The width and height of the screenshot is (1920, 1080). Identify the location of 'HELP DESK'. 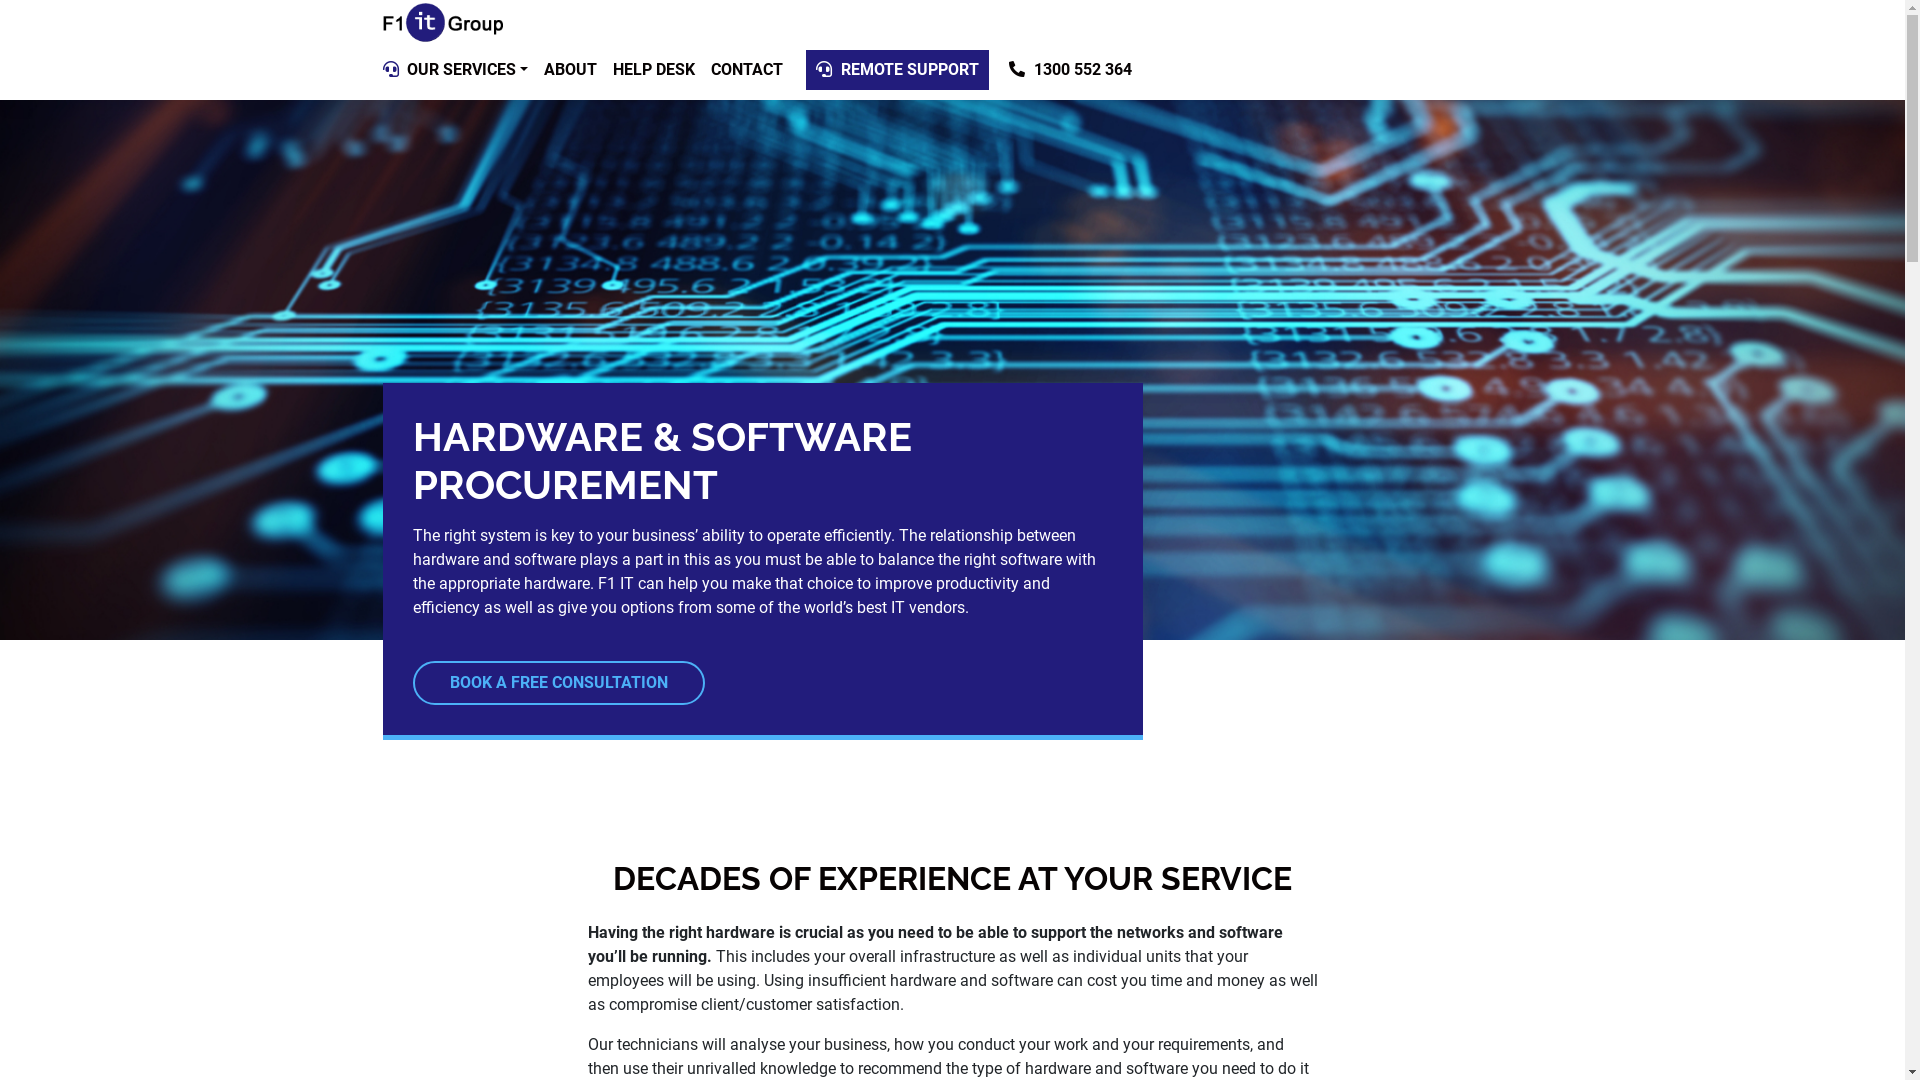
(603, 68).